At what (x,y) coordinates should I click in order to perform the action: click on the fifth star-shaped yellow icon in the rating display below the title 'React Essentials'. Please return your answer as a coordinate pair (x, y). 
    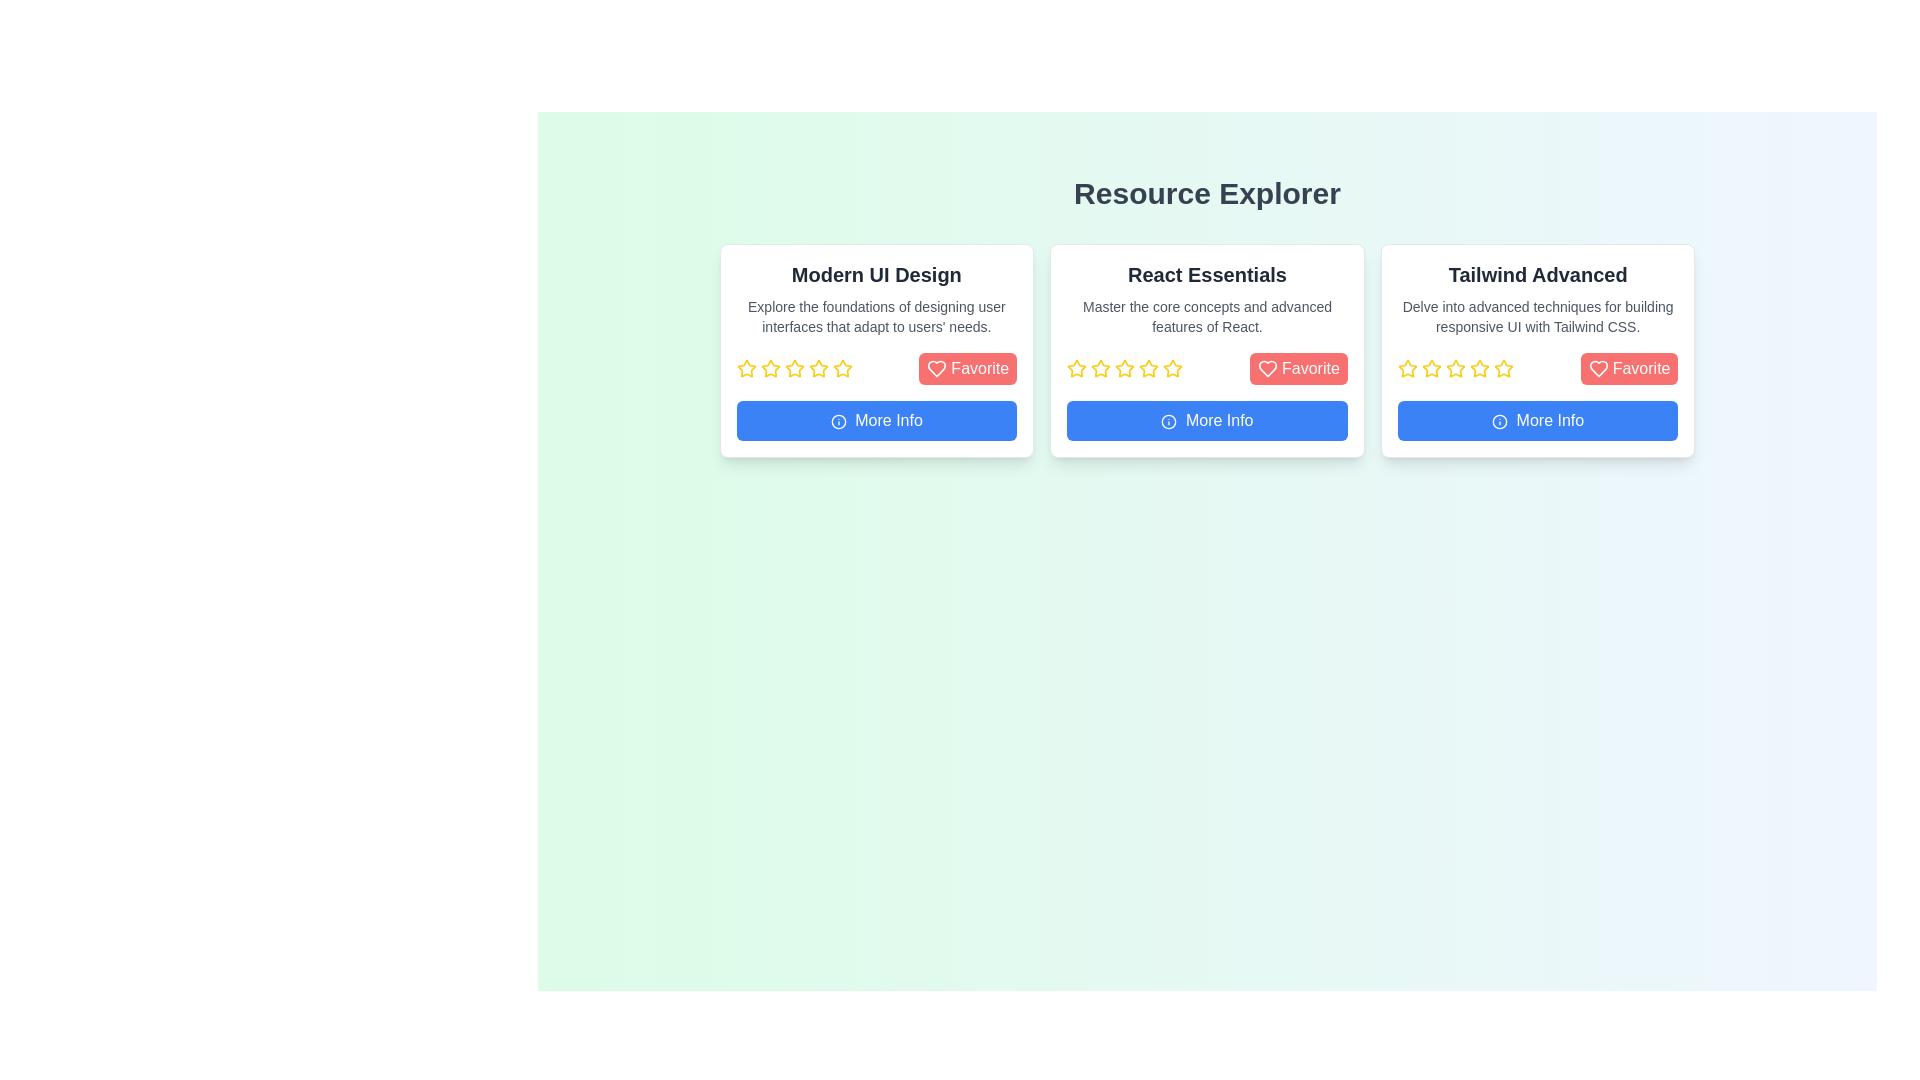
    Looking at the image, I should click on (1149, 369).